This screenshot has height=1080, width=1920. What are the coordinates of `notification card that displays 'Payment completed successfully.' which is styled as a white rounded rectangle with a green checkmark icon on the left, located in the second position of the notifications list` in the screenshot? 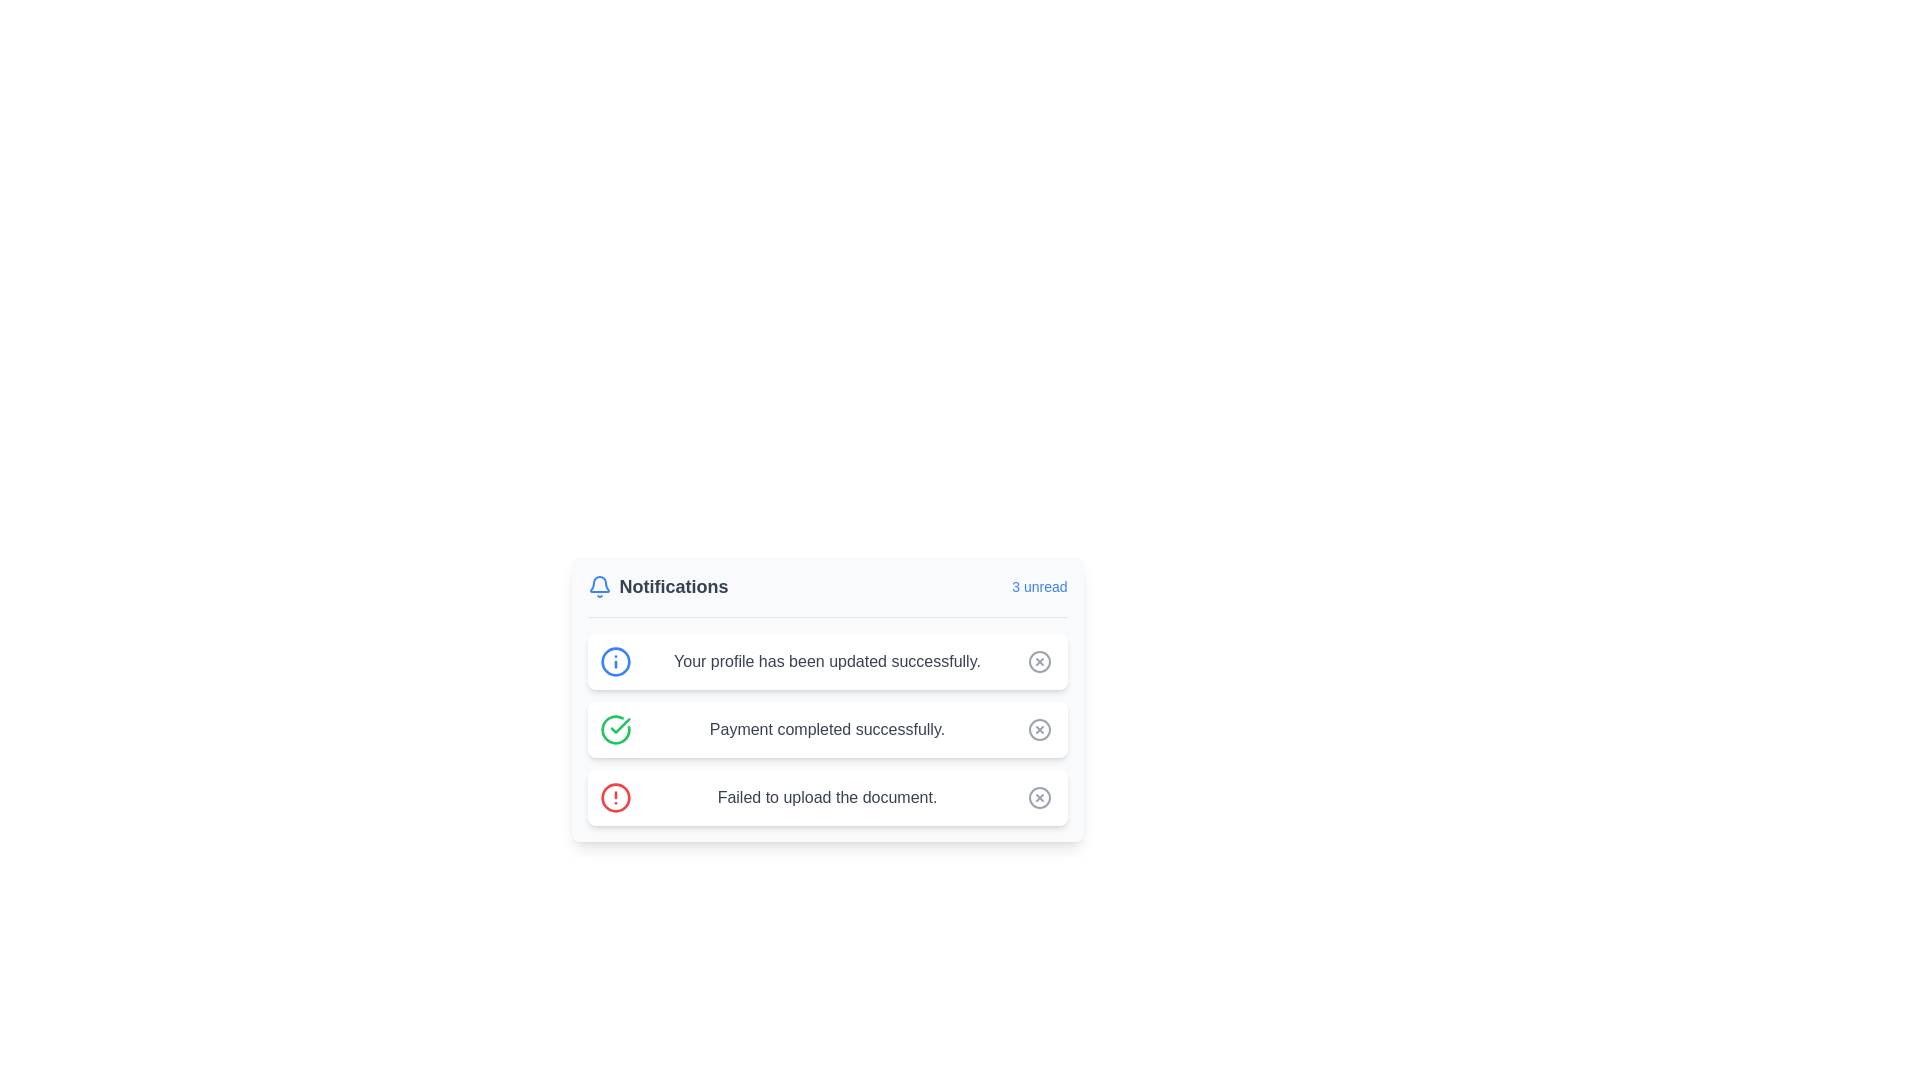 It's located at (827, 729).